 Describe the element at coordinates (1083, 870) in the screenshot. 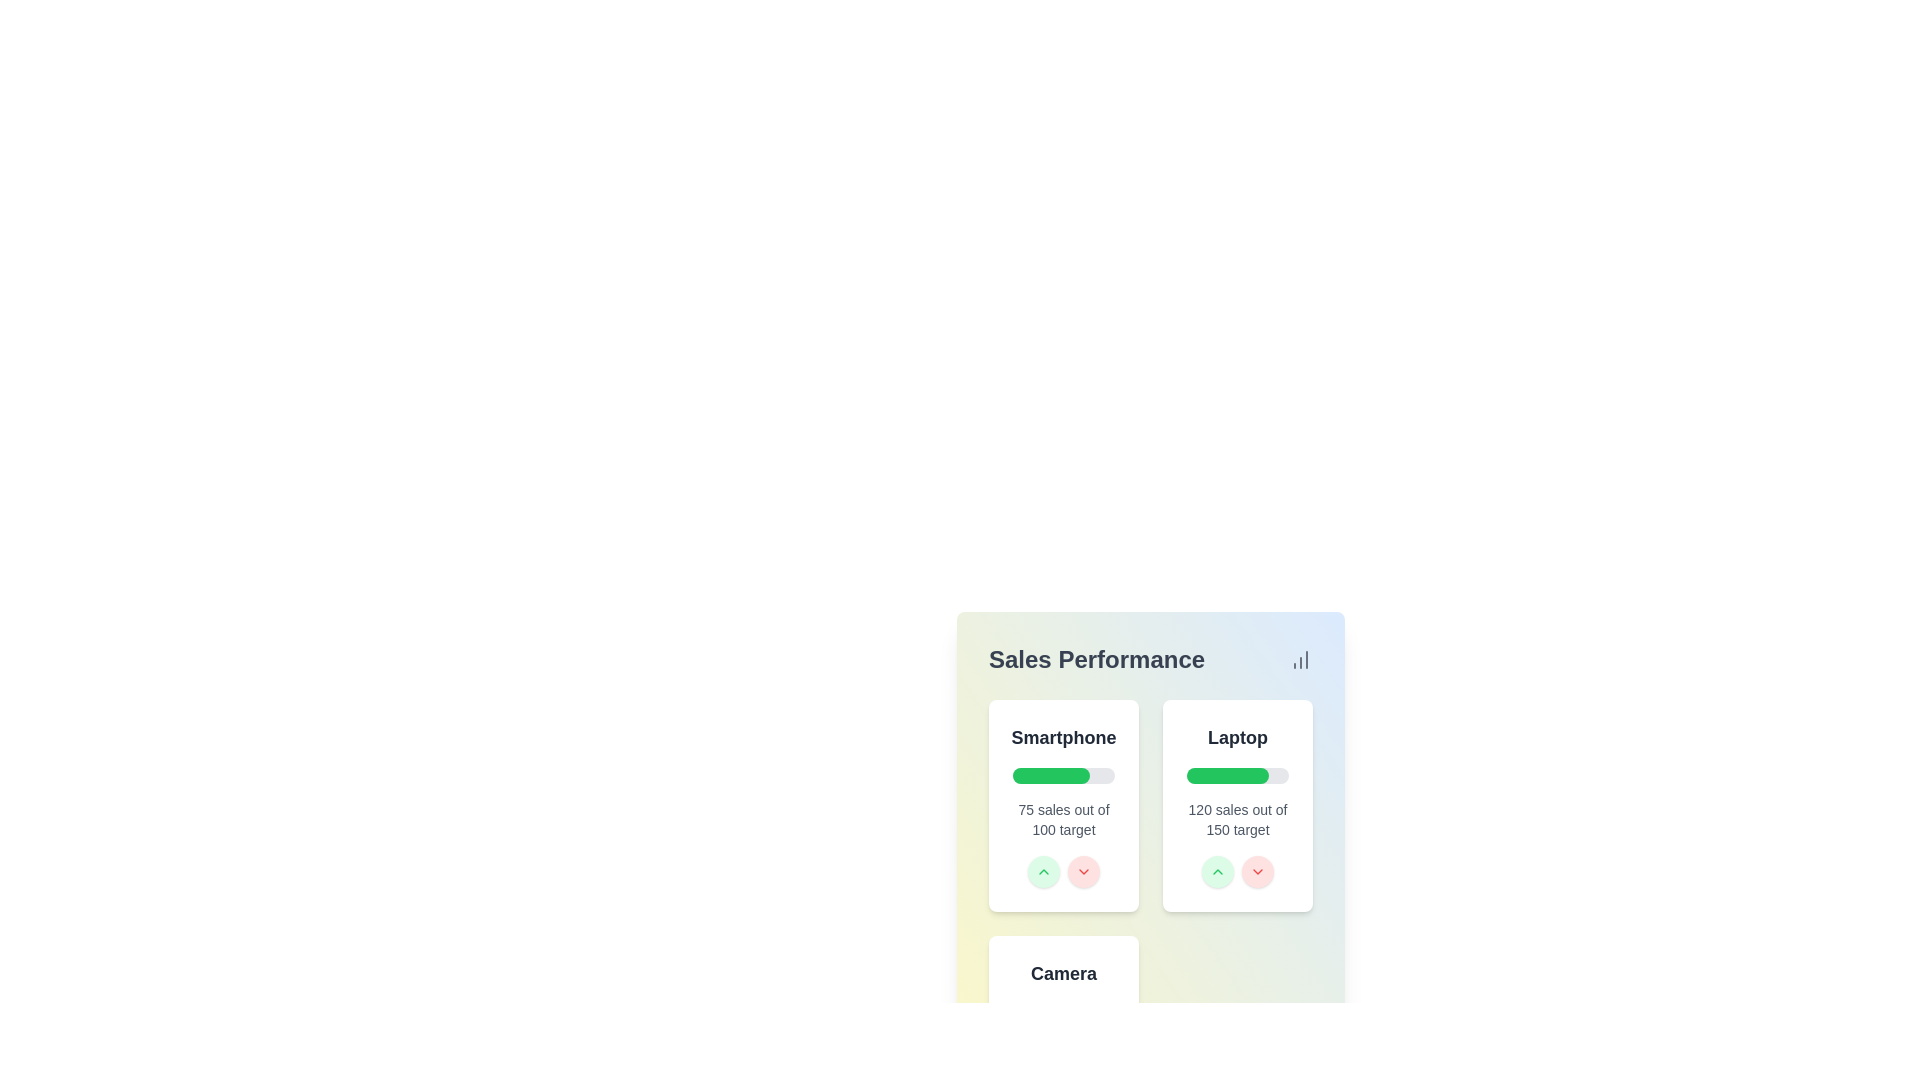

I see `the circular button with a light red background and a downward chevron in the 'Sales Performance' section` at that location.